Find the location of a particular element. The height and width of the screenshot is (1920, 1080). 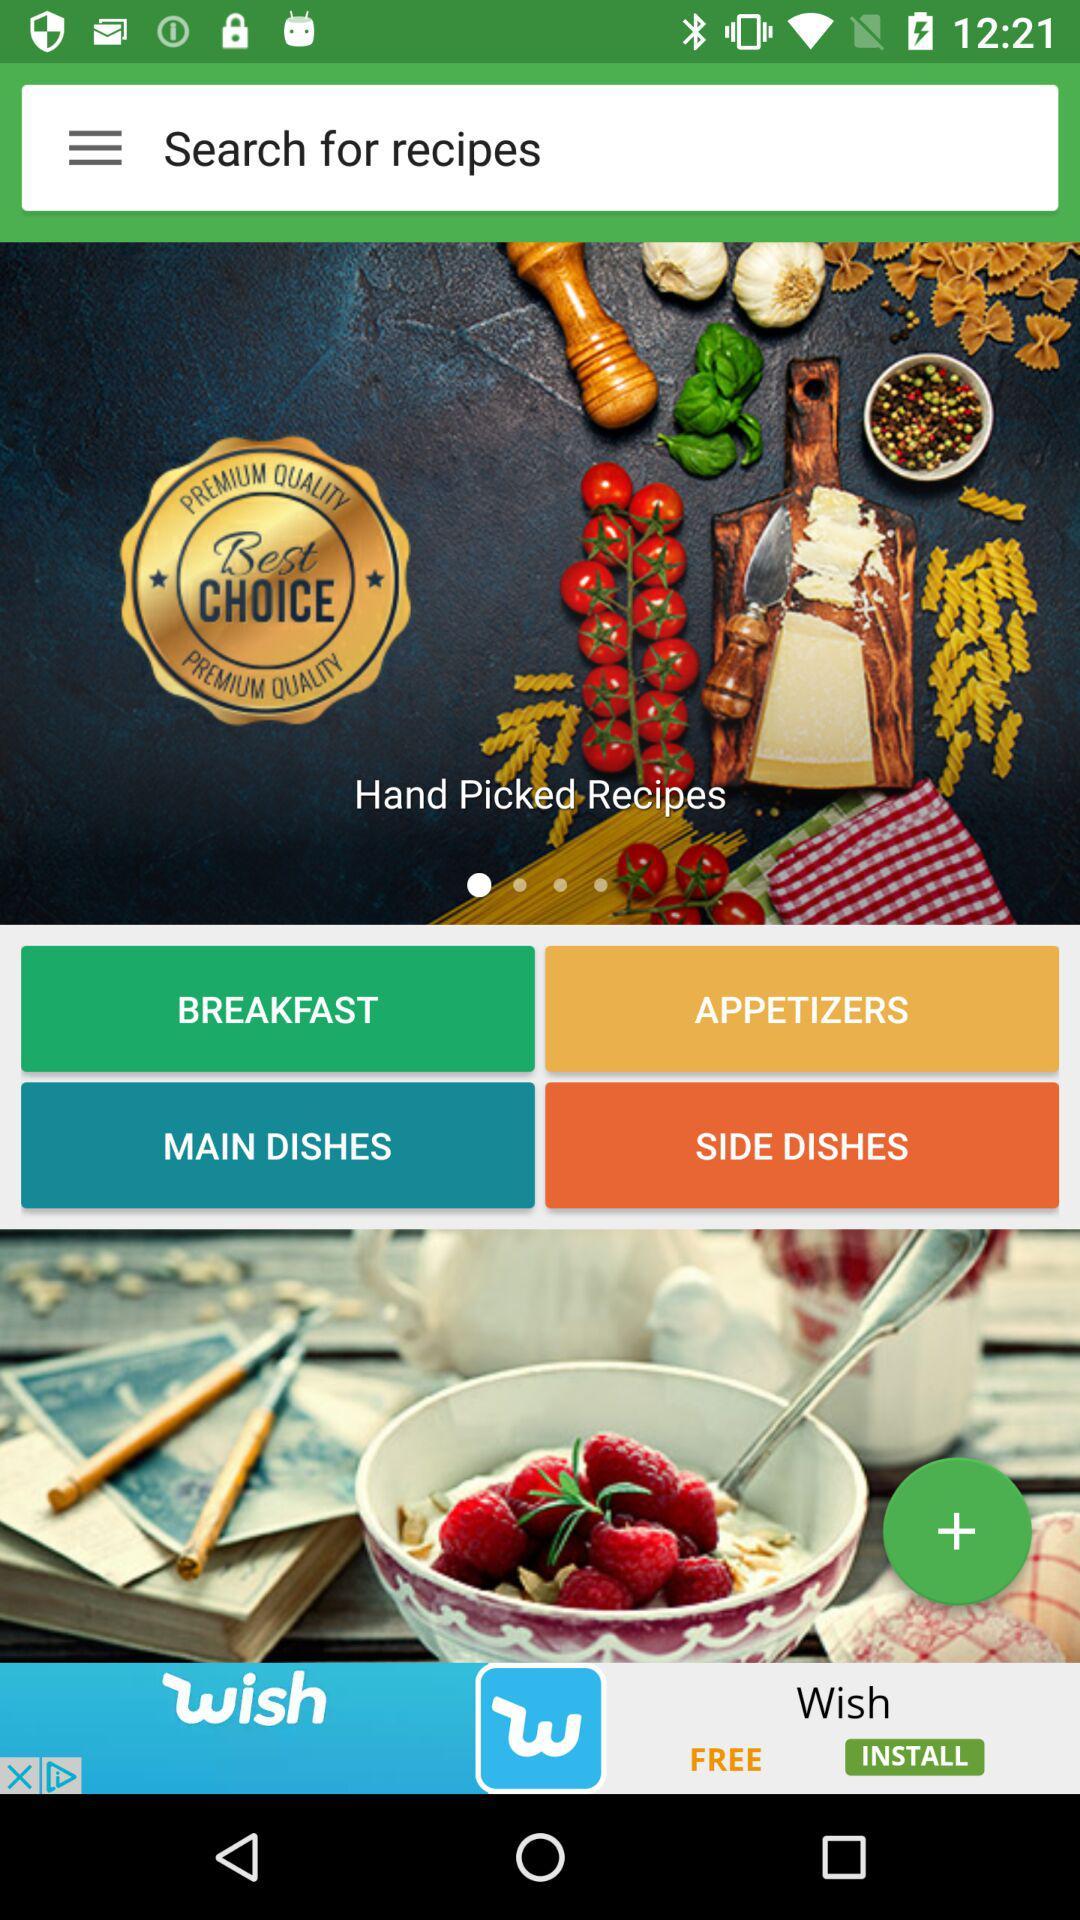

the button which is below the breakfast is located at coordinates (277, 1145).